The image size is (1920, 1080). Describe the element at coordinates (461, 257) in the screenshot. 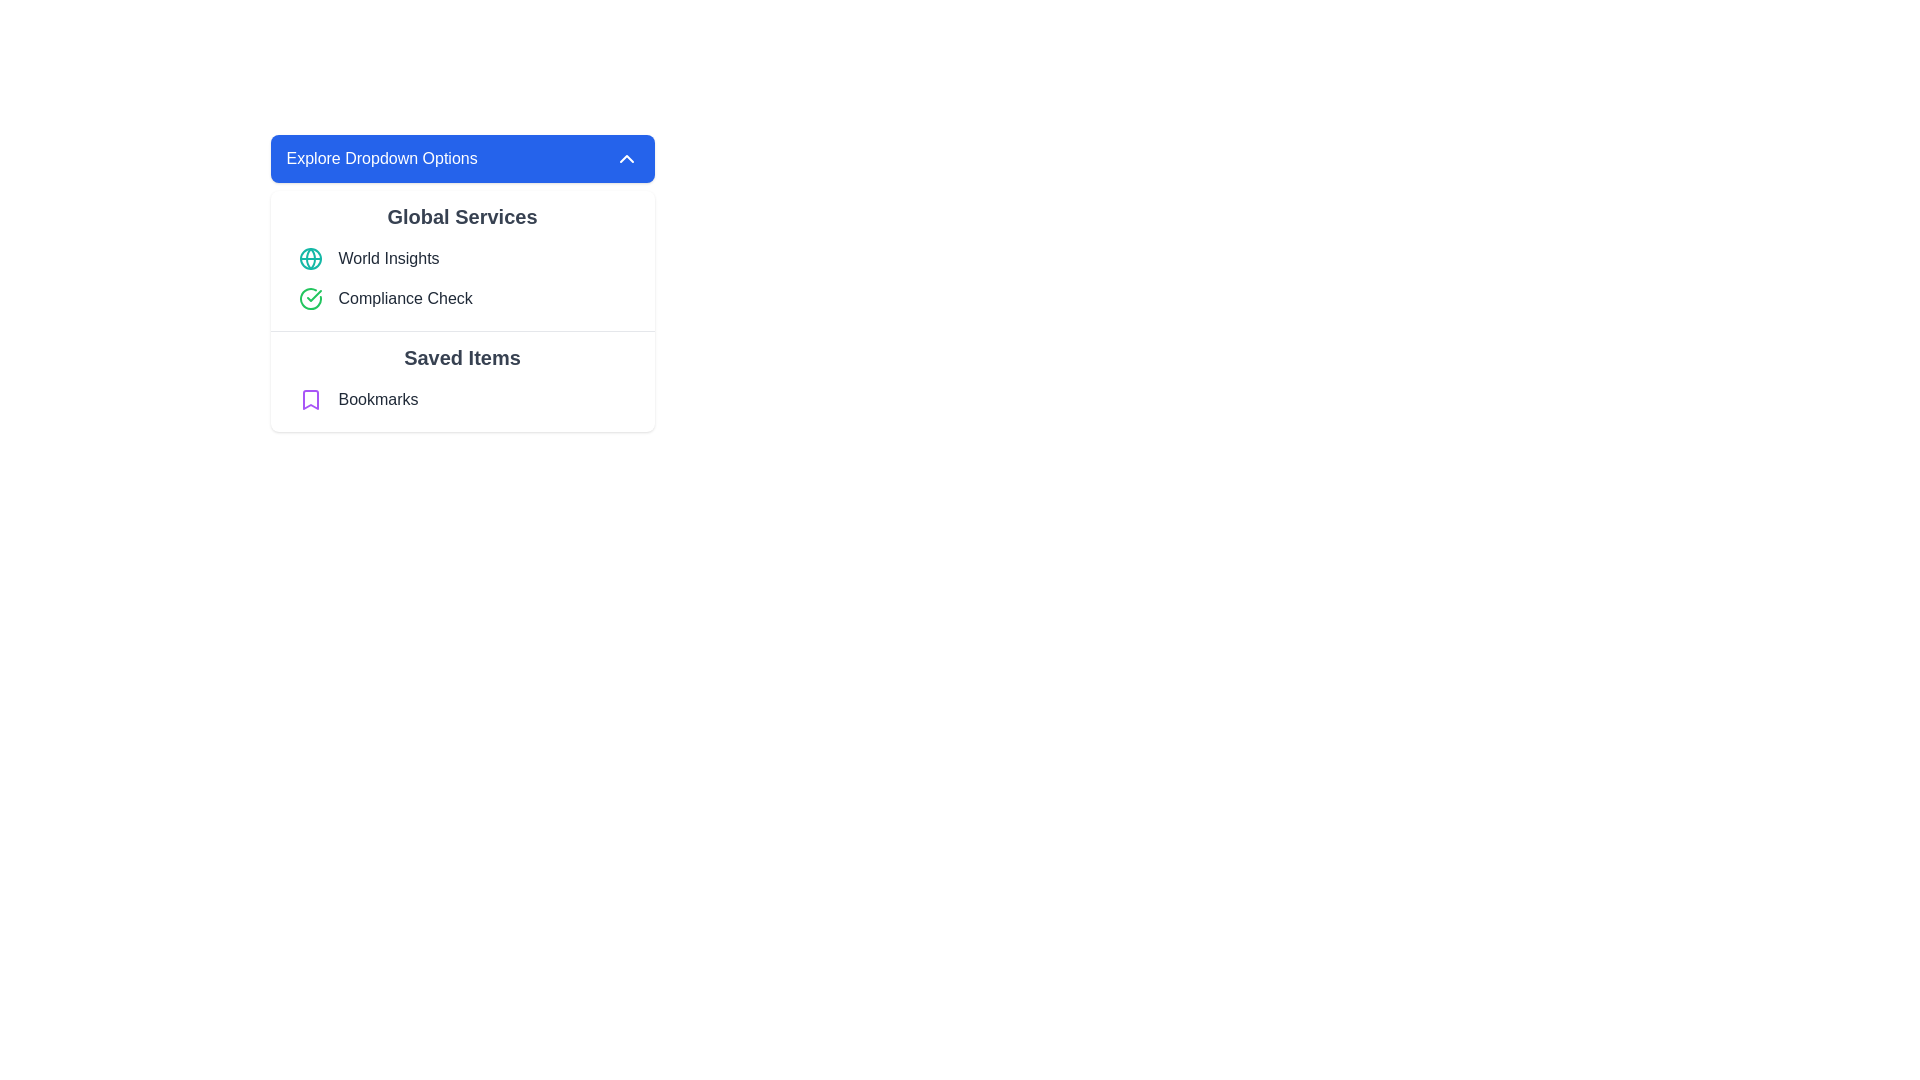

I see `the first selectable list item under the 'Global Services' section, which represents the 'World Insights' service` at that location.